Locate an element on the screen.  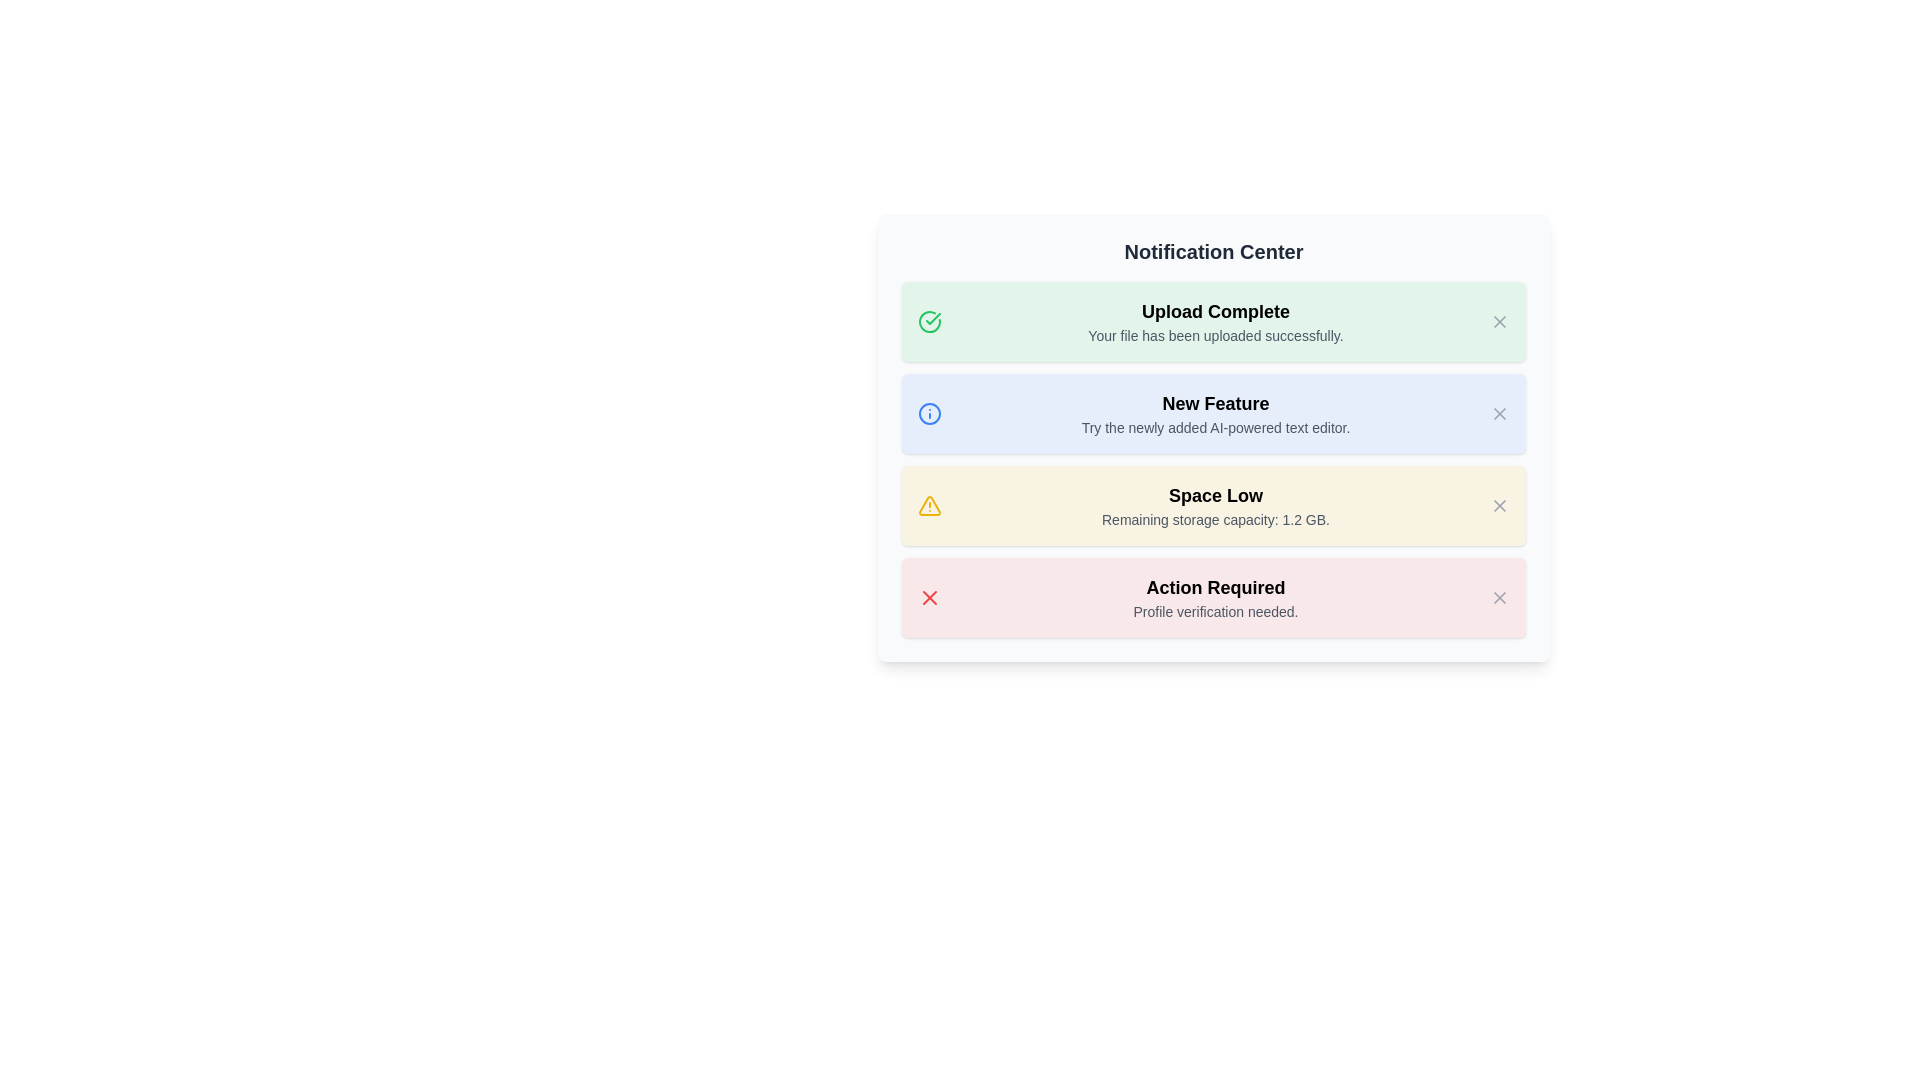
the text block displaying the heading 'New Feature' and the description 'Try the newly added AI-powered text editor.' which is styled with a light blue background and is the second box in the notification list is located at coordinates (1214, 412).